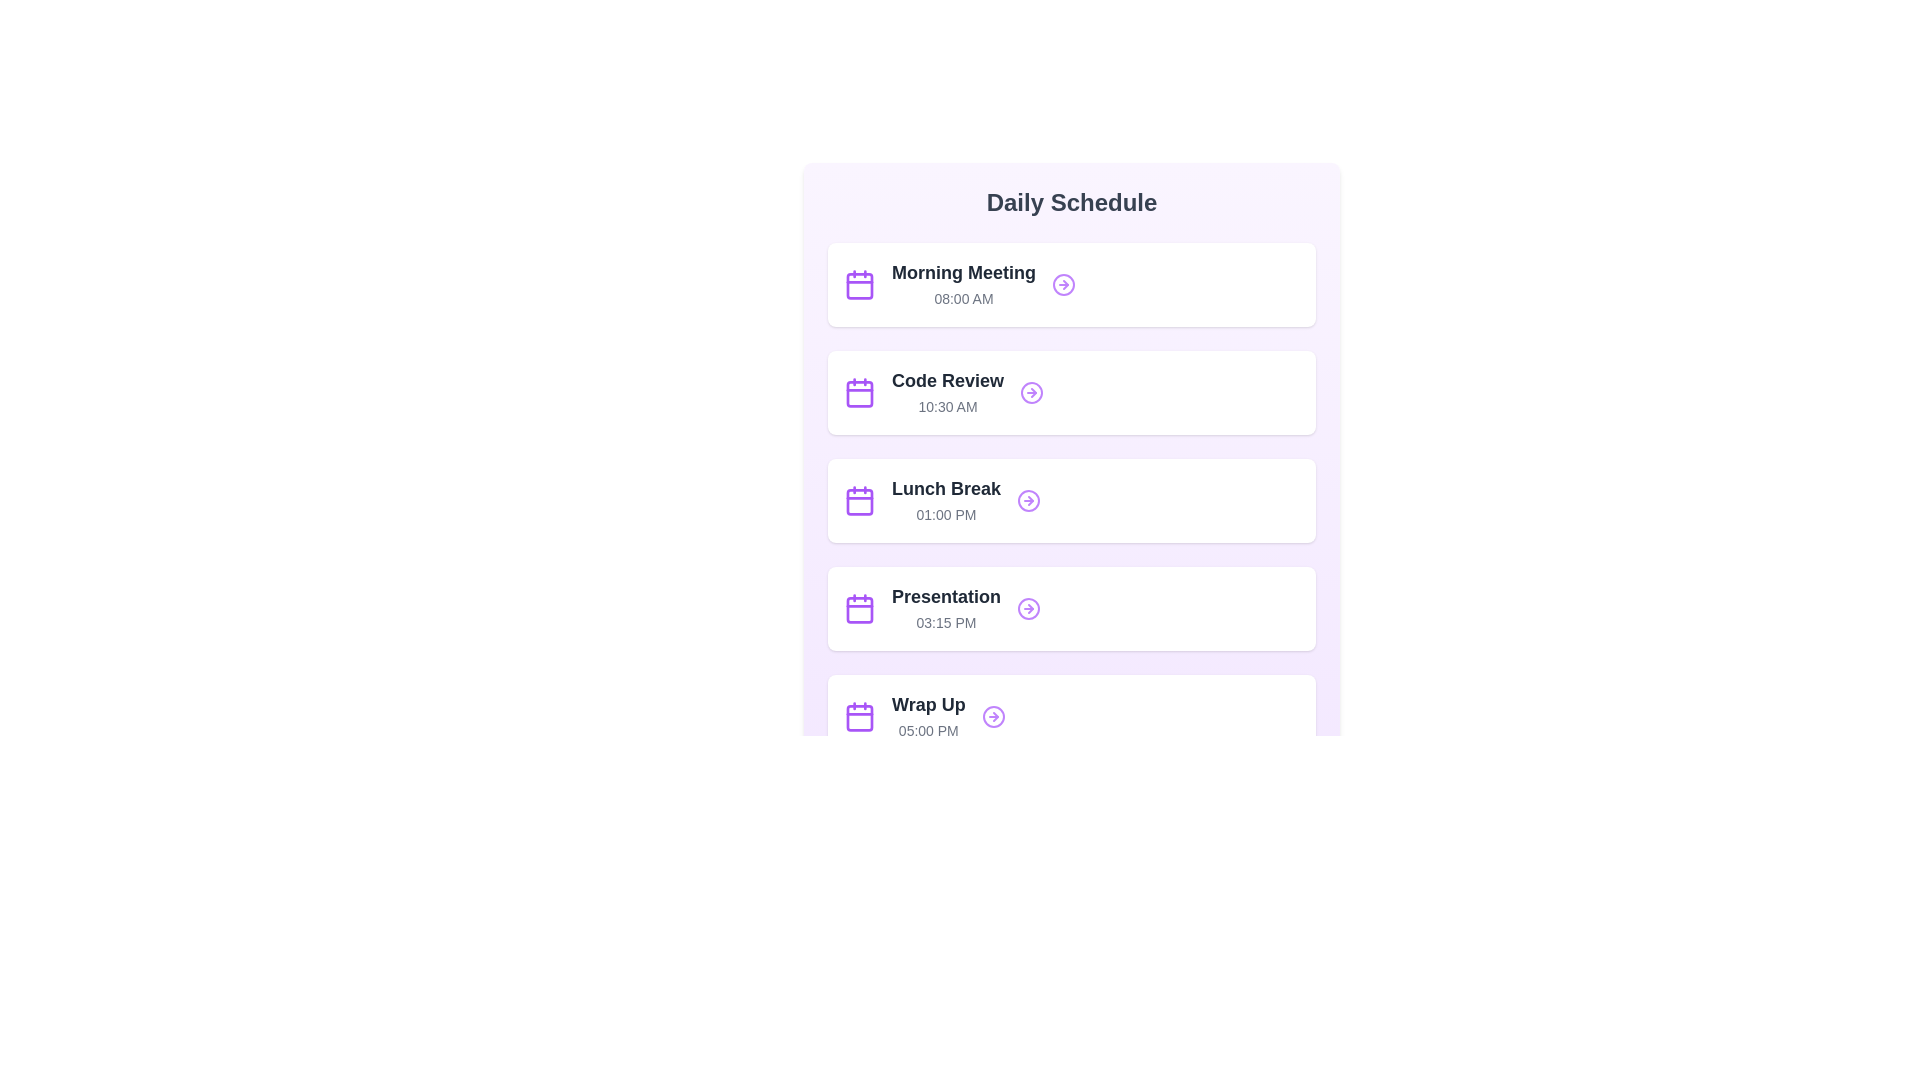  I want to click on the scheduled event label titled 'Presentation' at 03:15 PM, located in the fourth card of the vertical schedule list, so click(945, 608).